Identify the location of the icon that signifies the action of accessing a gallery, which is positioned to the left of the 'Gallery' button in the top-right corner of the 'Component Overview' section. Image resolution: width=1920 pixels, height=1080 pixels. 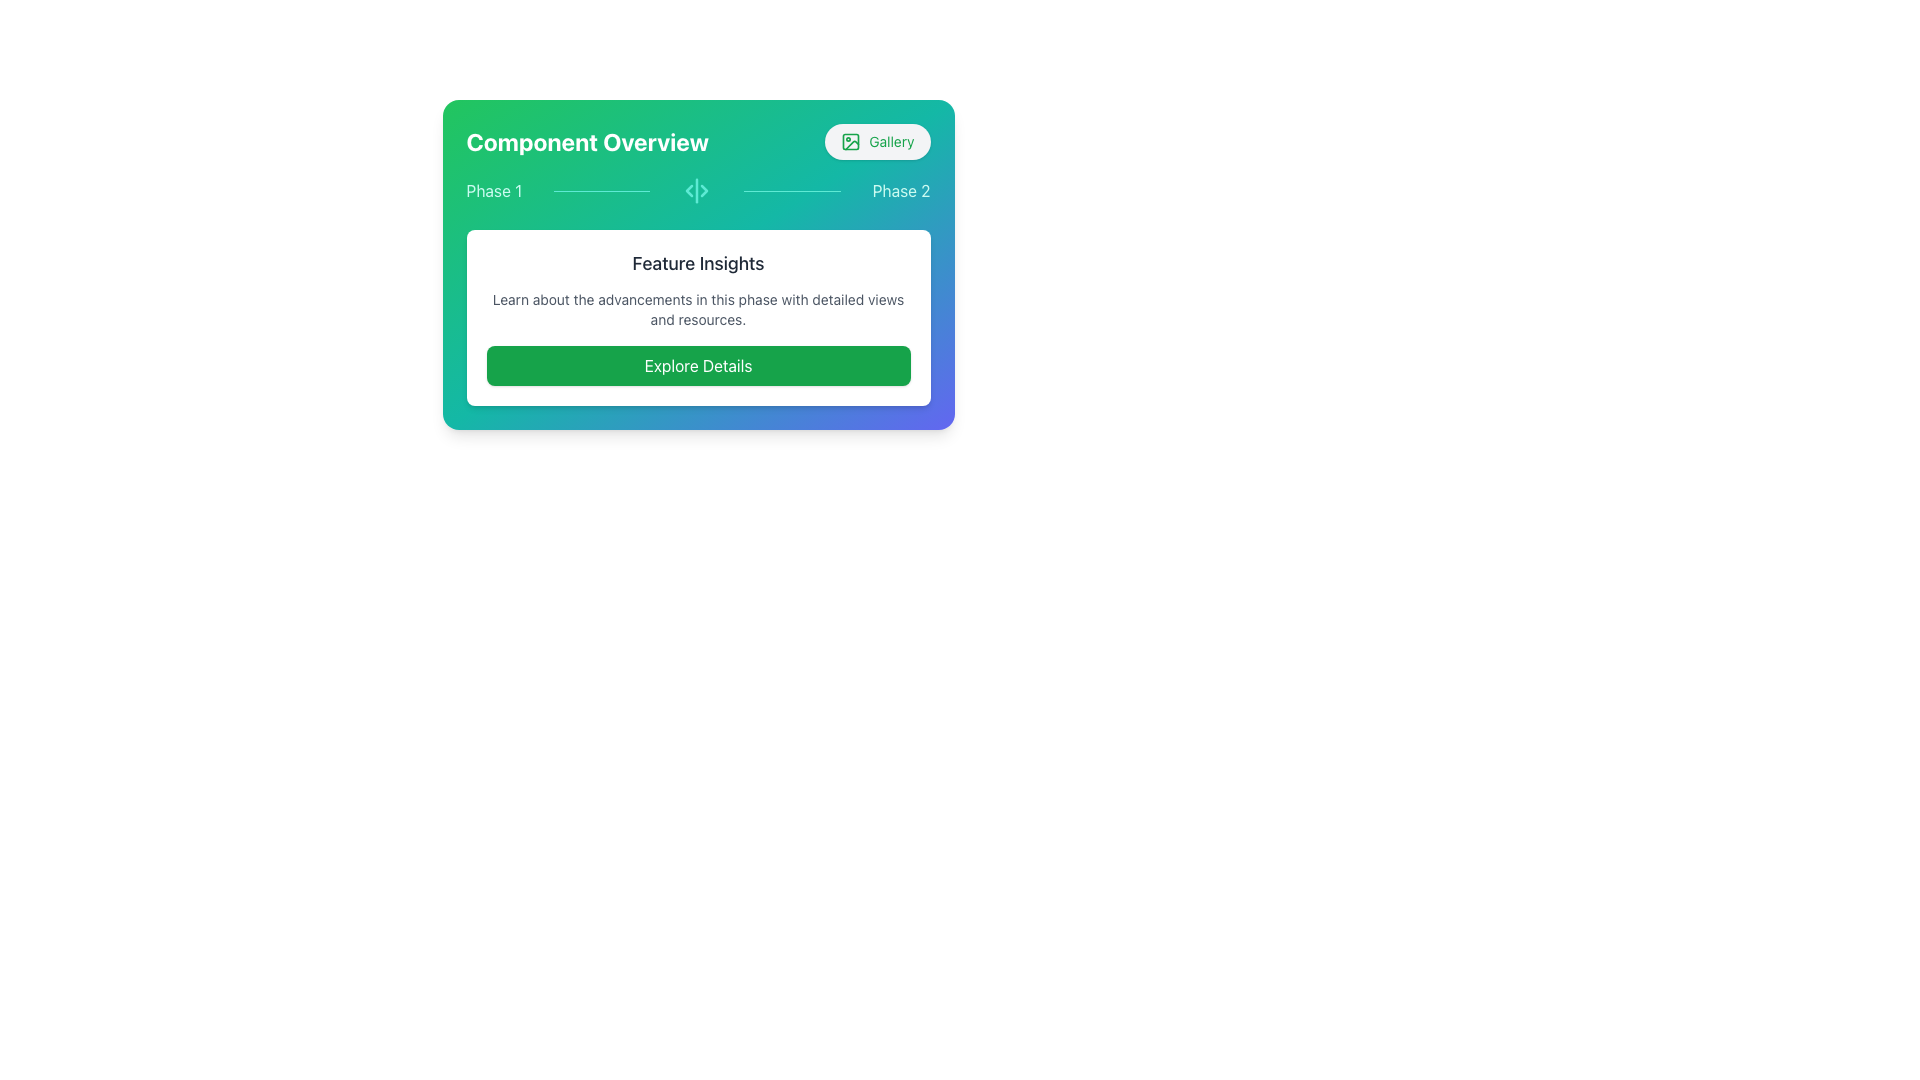
(851, 141).